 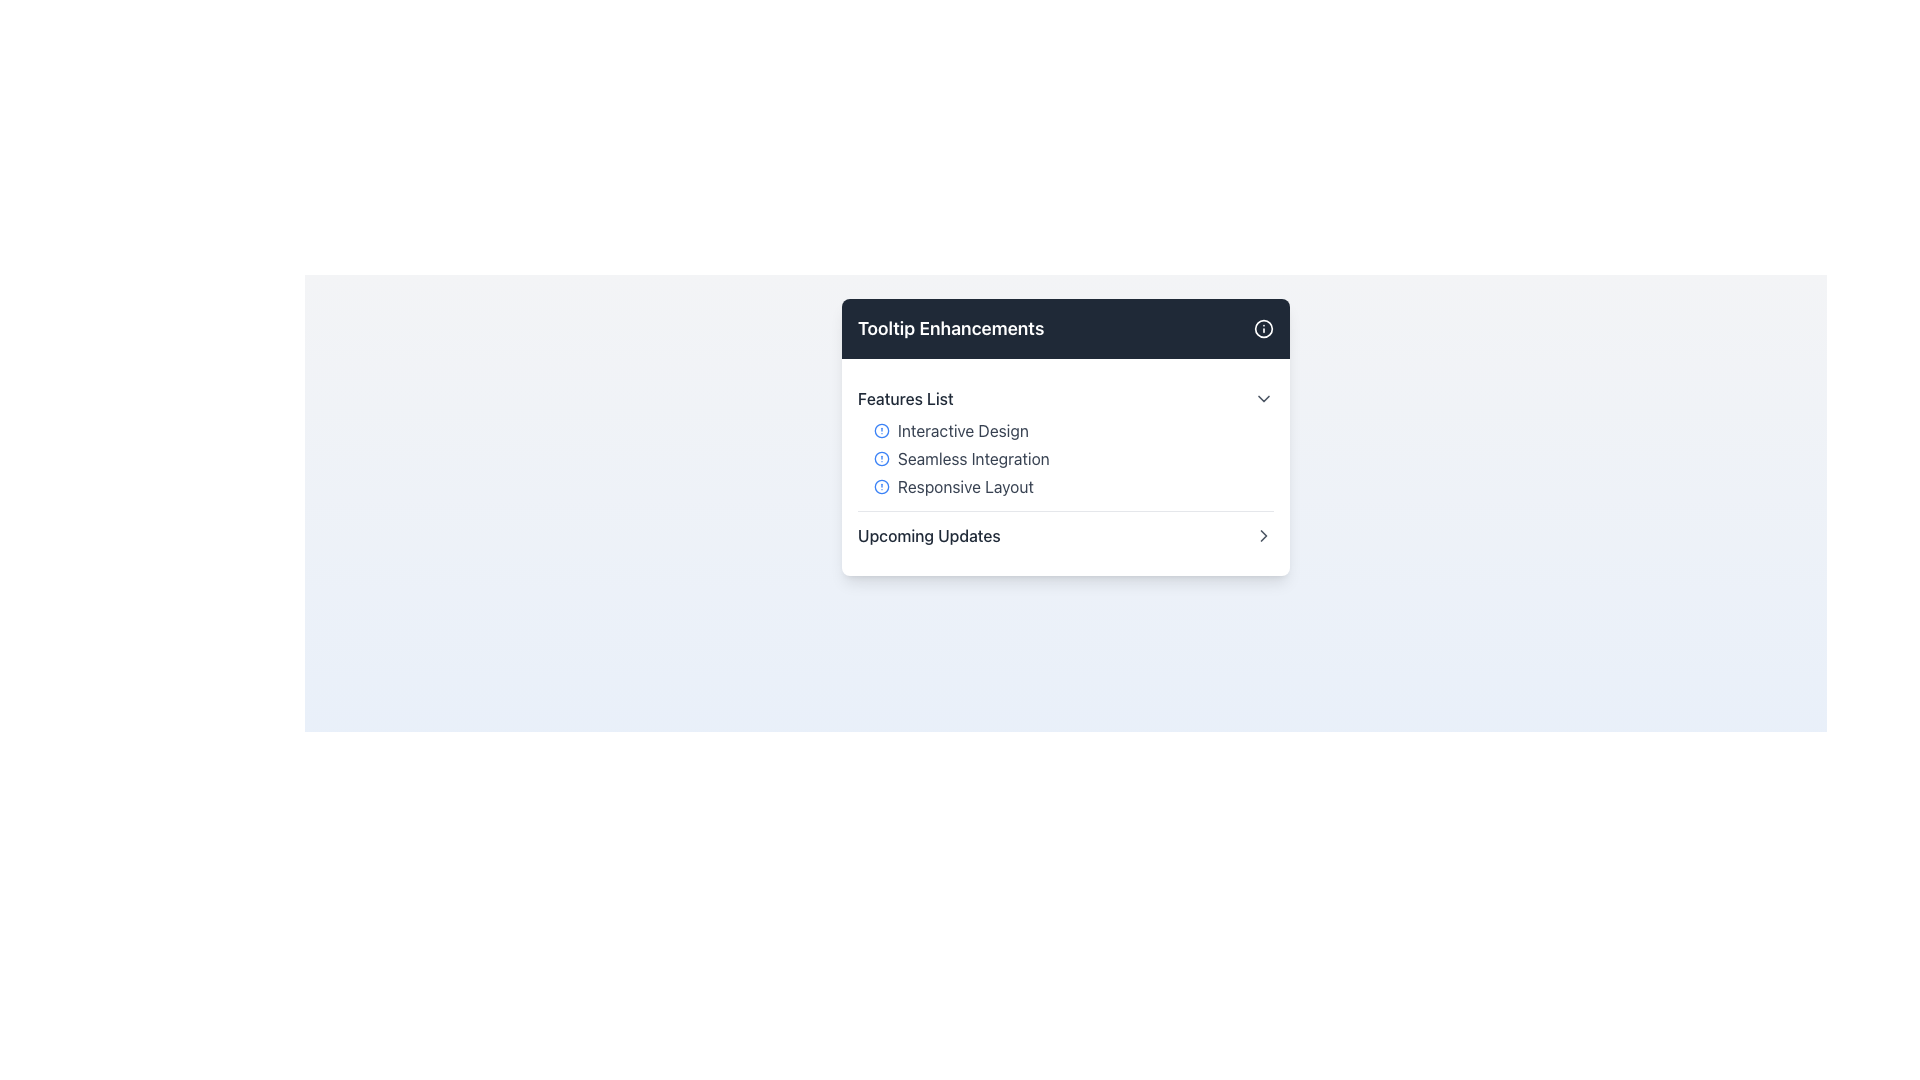 I want to click on the last interactive list item labeled 'Upcoming Updates' in the 'Features List' section, so click(x=1064, y=534).